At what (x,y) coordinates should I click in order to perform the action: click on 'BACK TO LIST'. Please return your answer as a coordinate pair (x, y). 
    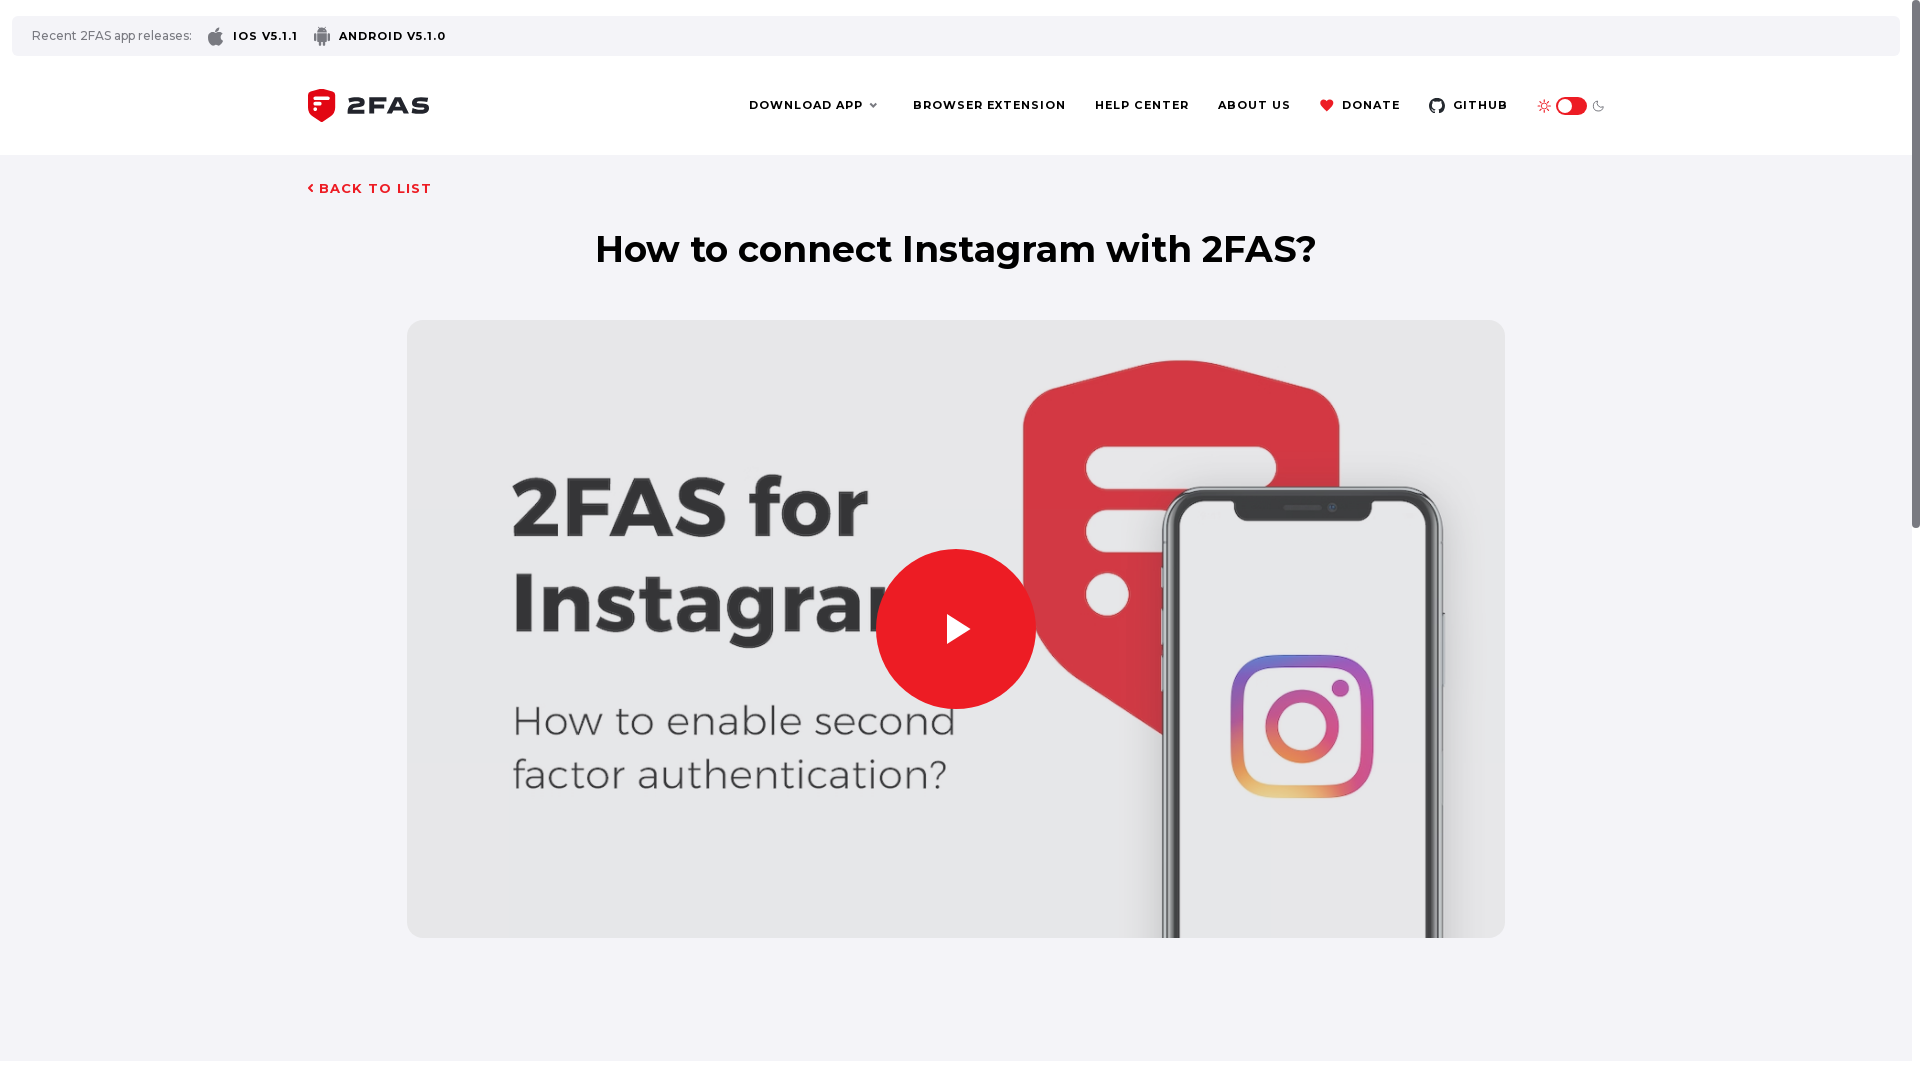
    Looking at the image, I should click on (369, 188).